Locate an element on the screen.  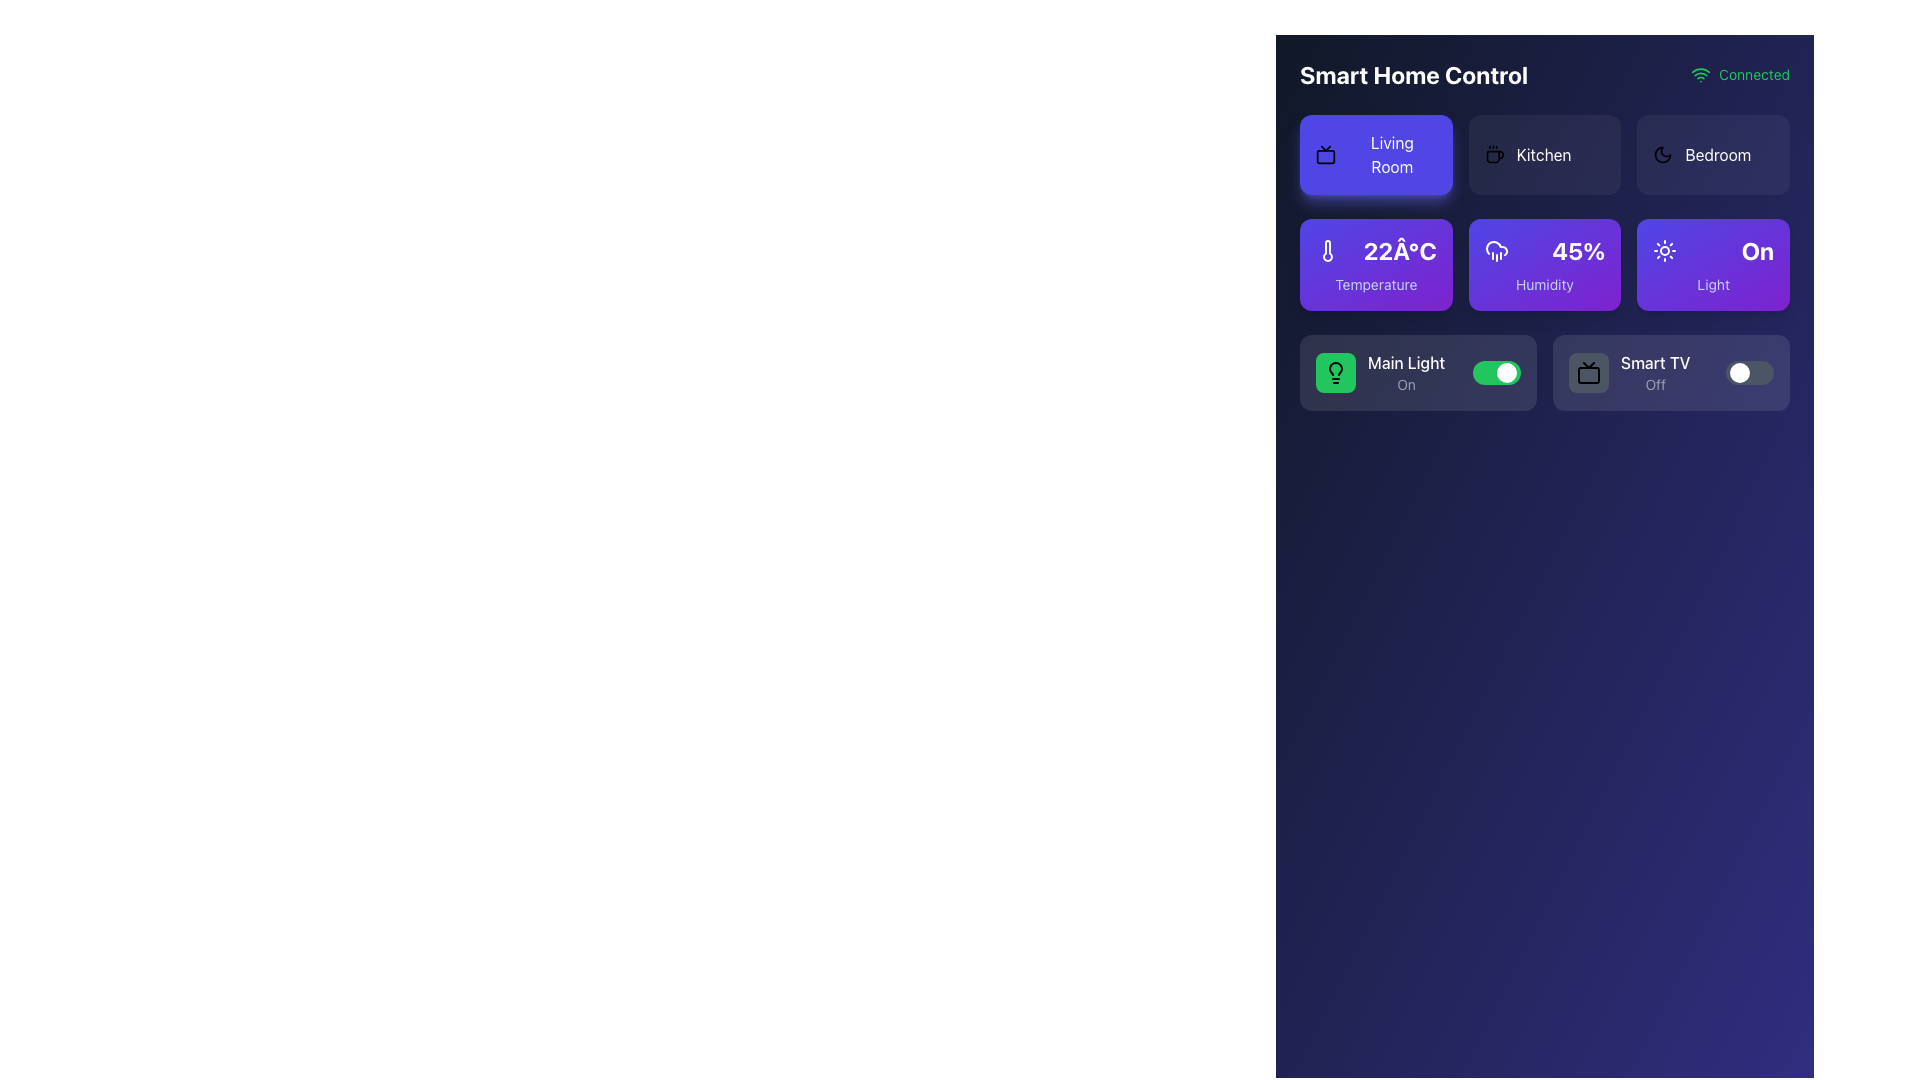
the toggle switch thumb is located at coordinates (1738, 373).